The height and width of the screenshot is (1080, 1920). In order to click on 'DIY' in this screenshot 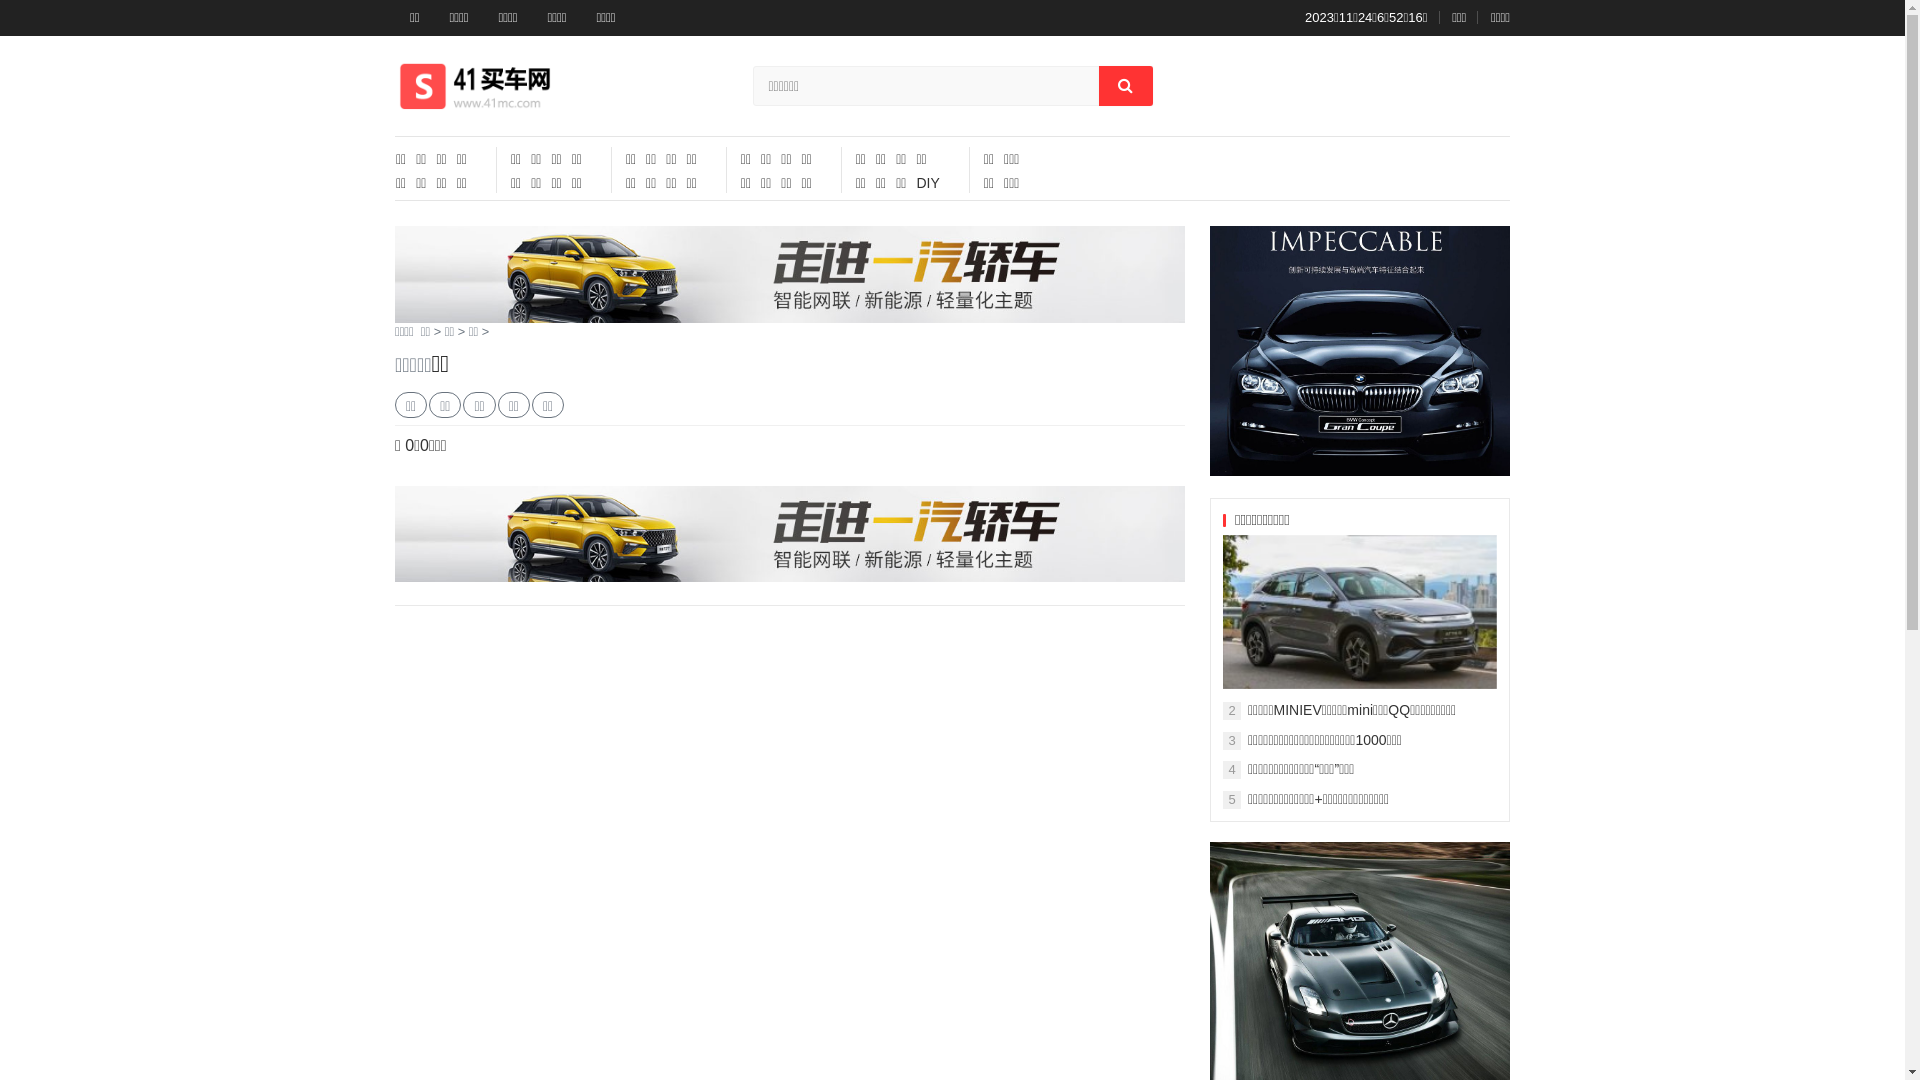, I will do `click(910, 182)`.